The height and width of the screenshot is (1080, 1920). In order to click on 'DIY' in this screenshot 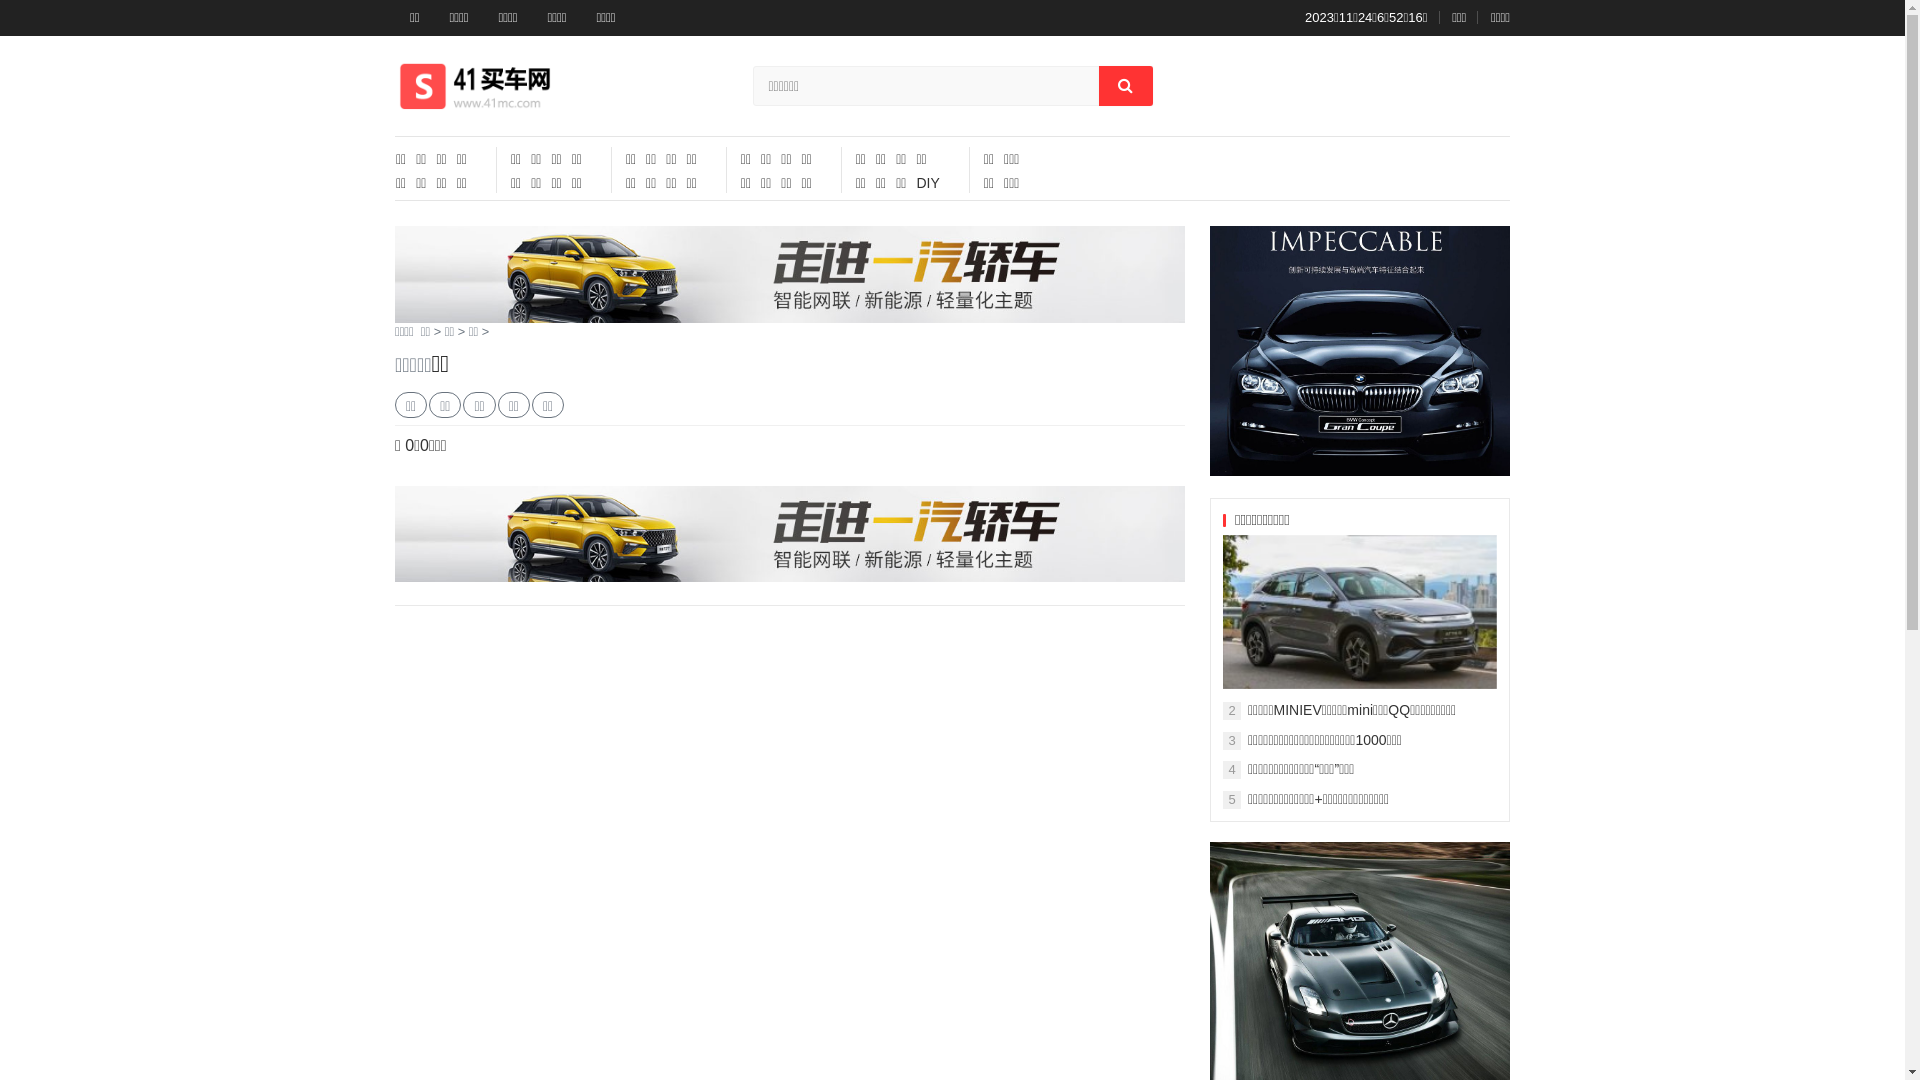, I will do `click(910, 182)`.